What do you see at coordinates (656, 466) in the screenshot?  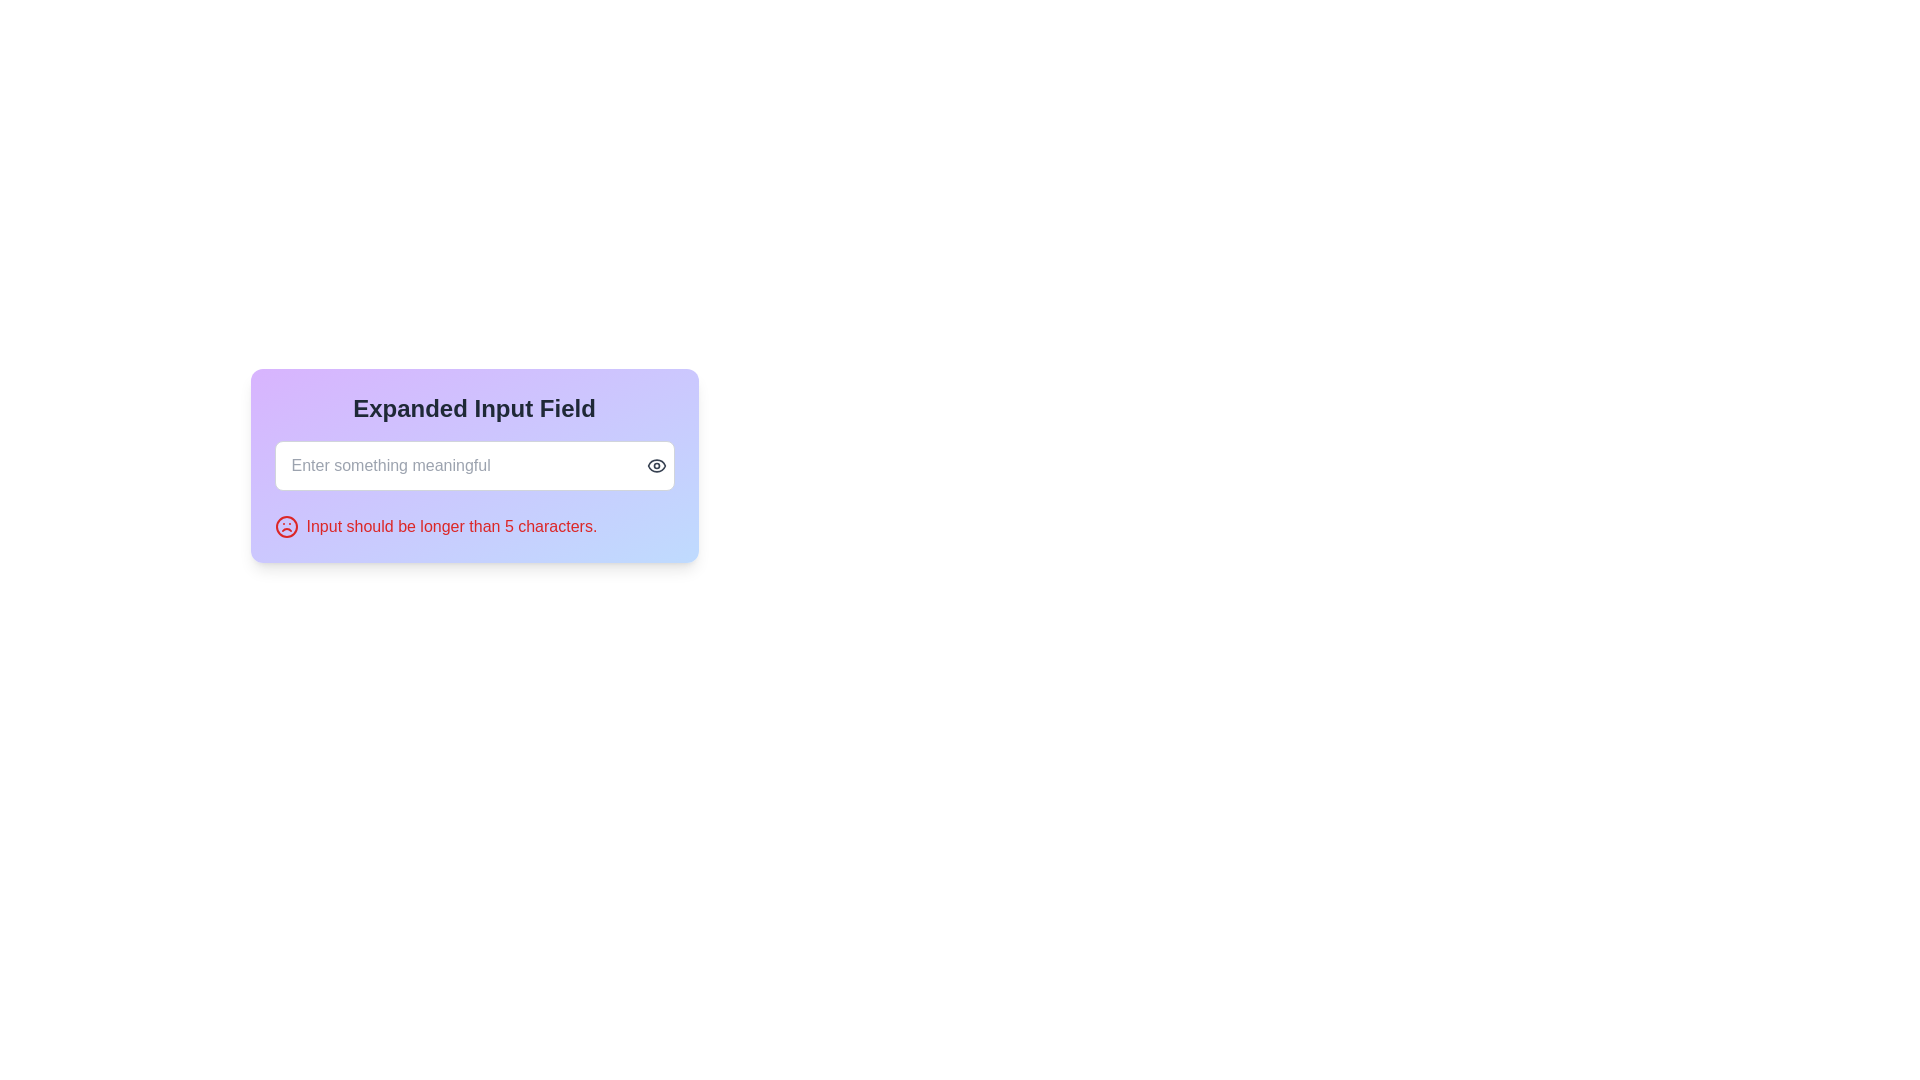 I see `the eye icon located at the right side of the text input field labeled 'Enter something meaningful'` at bounding box center [656, 466].